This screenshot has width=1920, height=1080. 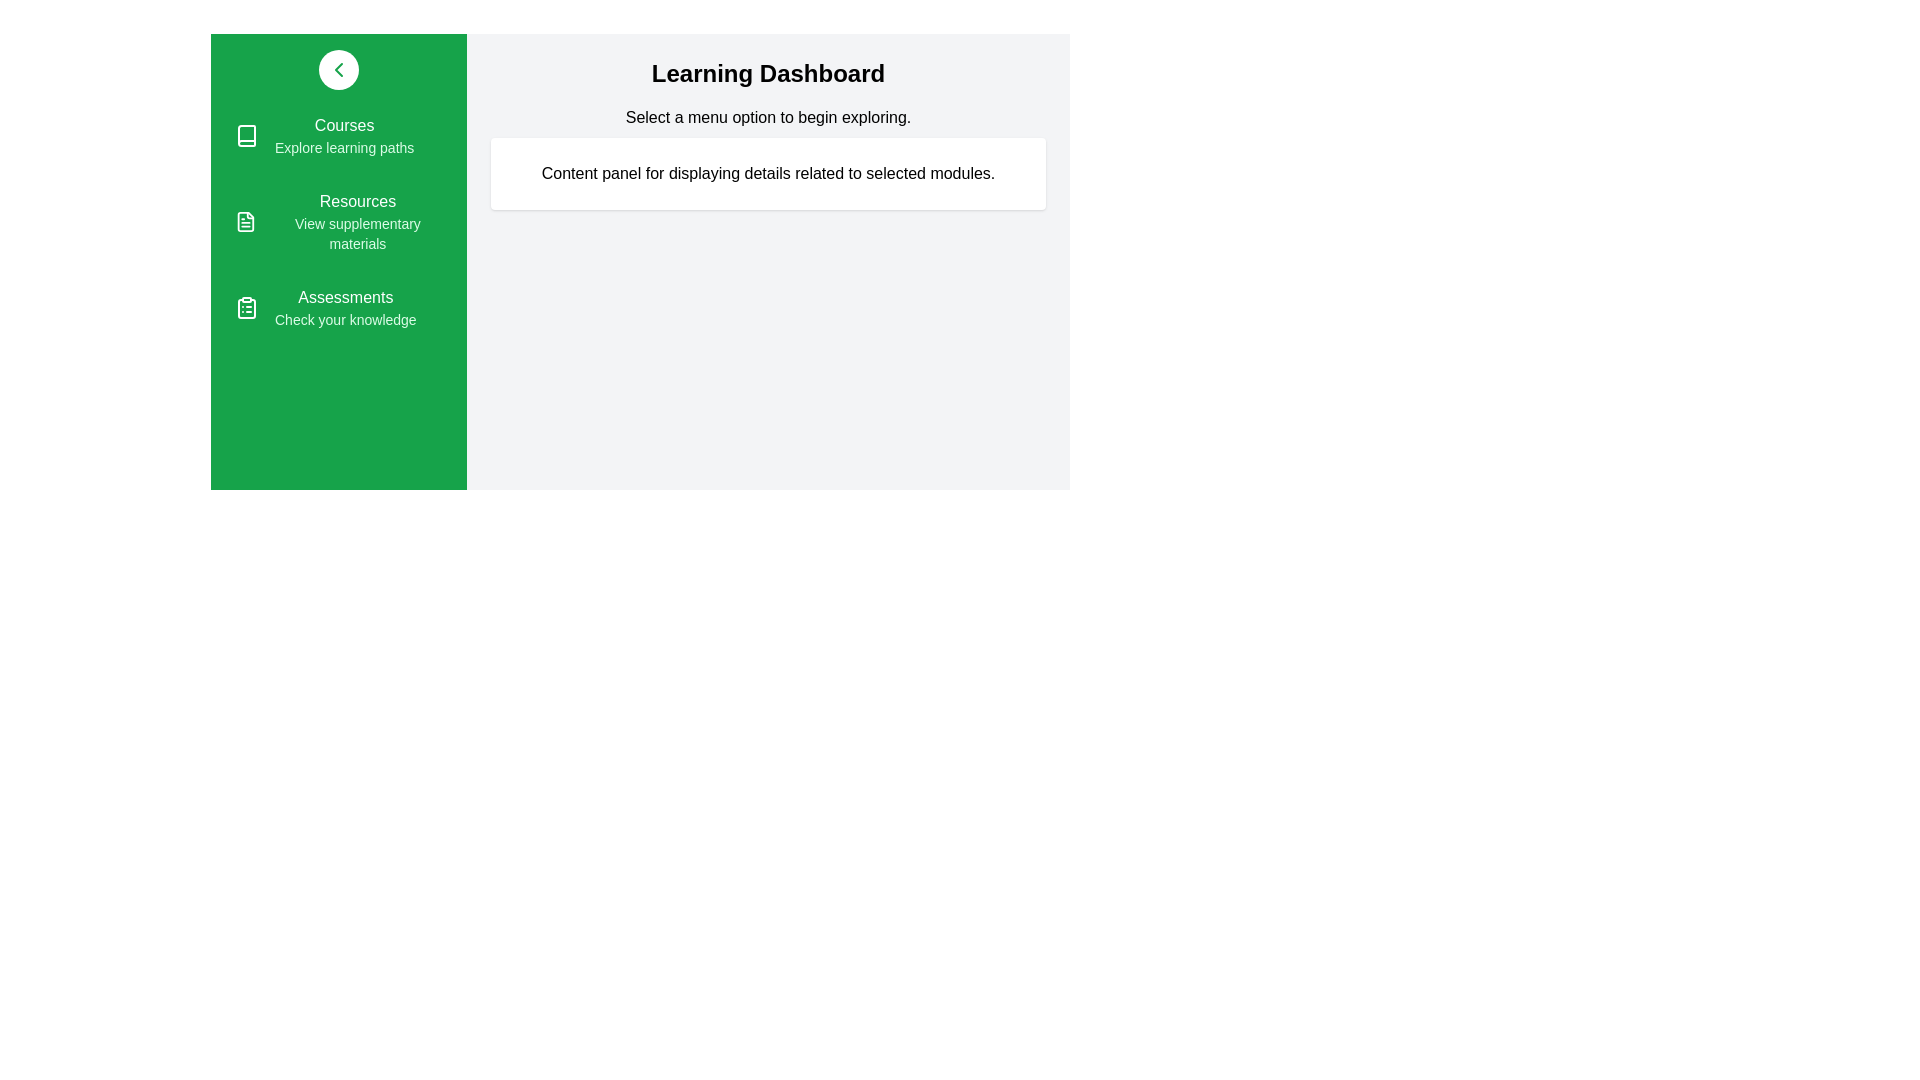 What do you see at coordinates (339, 68) in the screenshot?
I see `the drawer toggle button to toggle the drawer open or closed` at bounding box center [339, 68].